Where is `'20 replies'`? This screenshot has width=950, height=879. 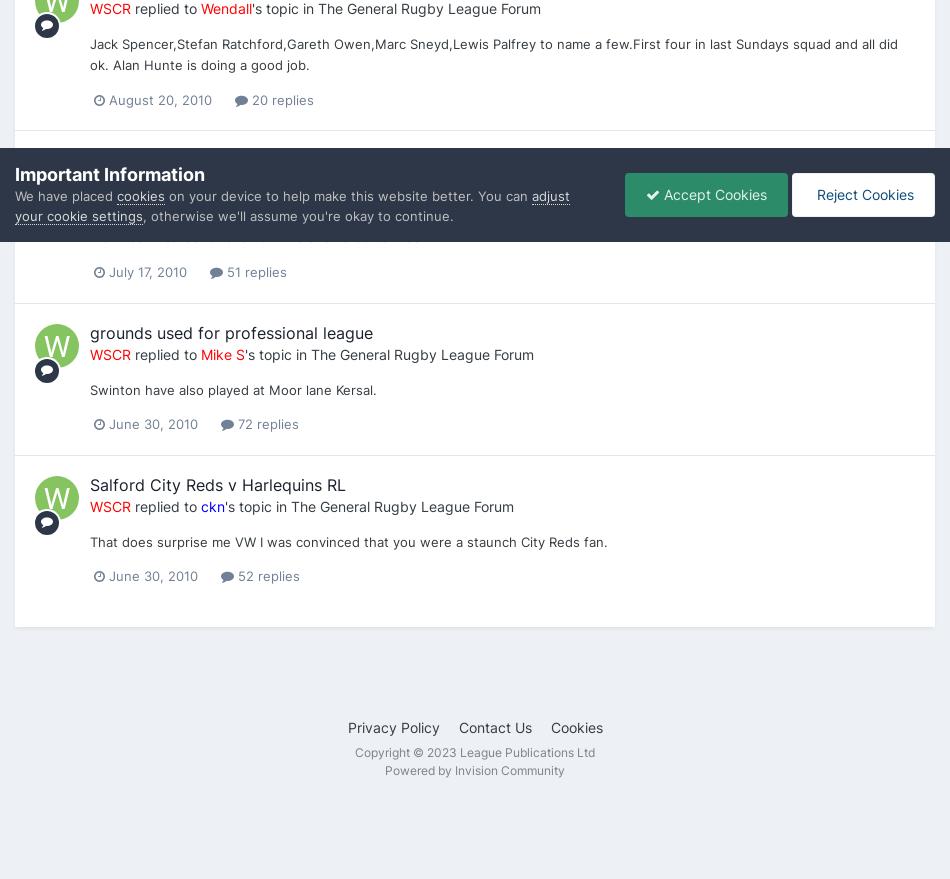
'20 replies' is located at coordinates (280, 97).